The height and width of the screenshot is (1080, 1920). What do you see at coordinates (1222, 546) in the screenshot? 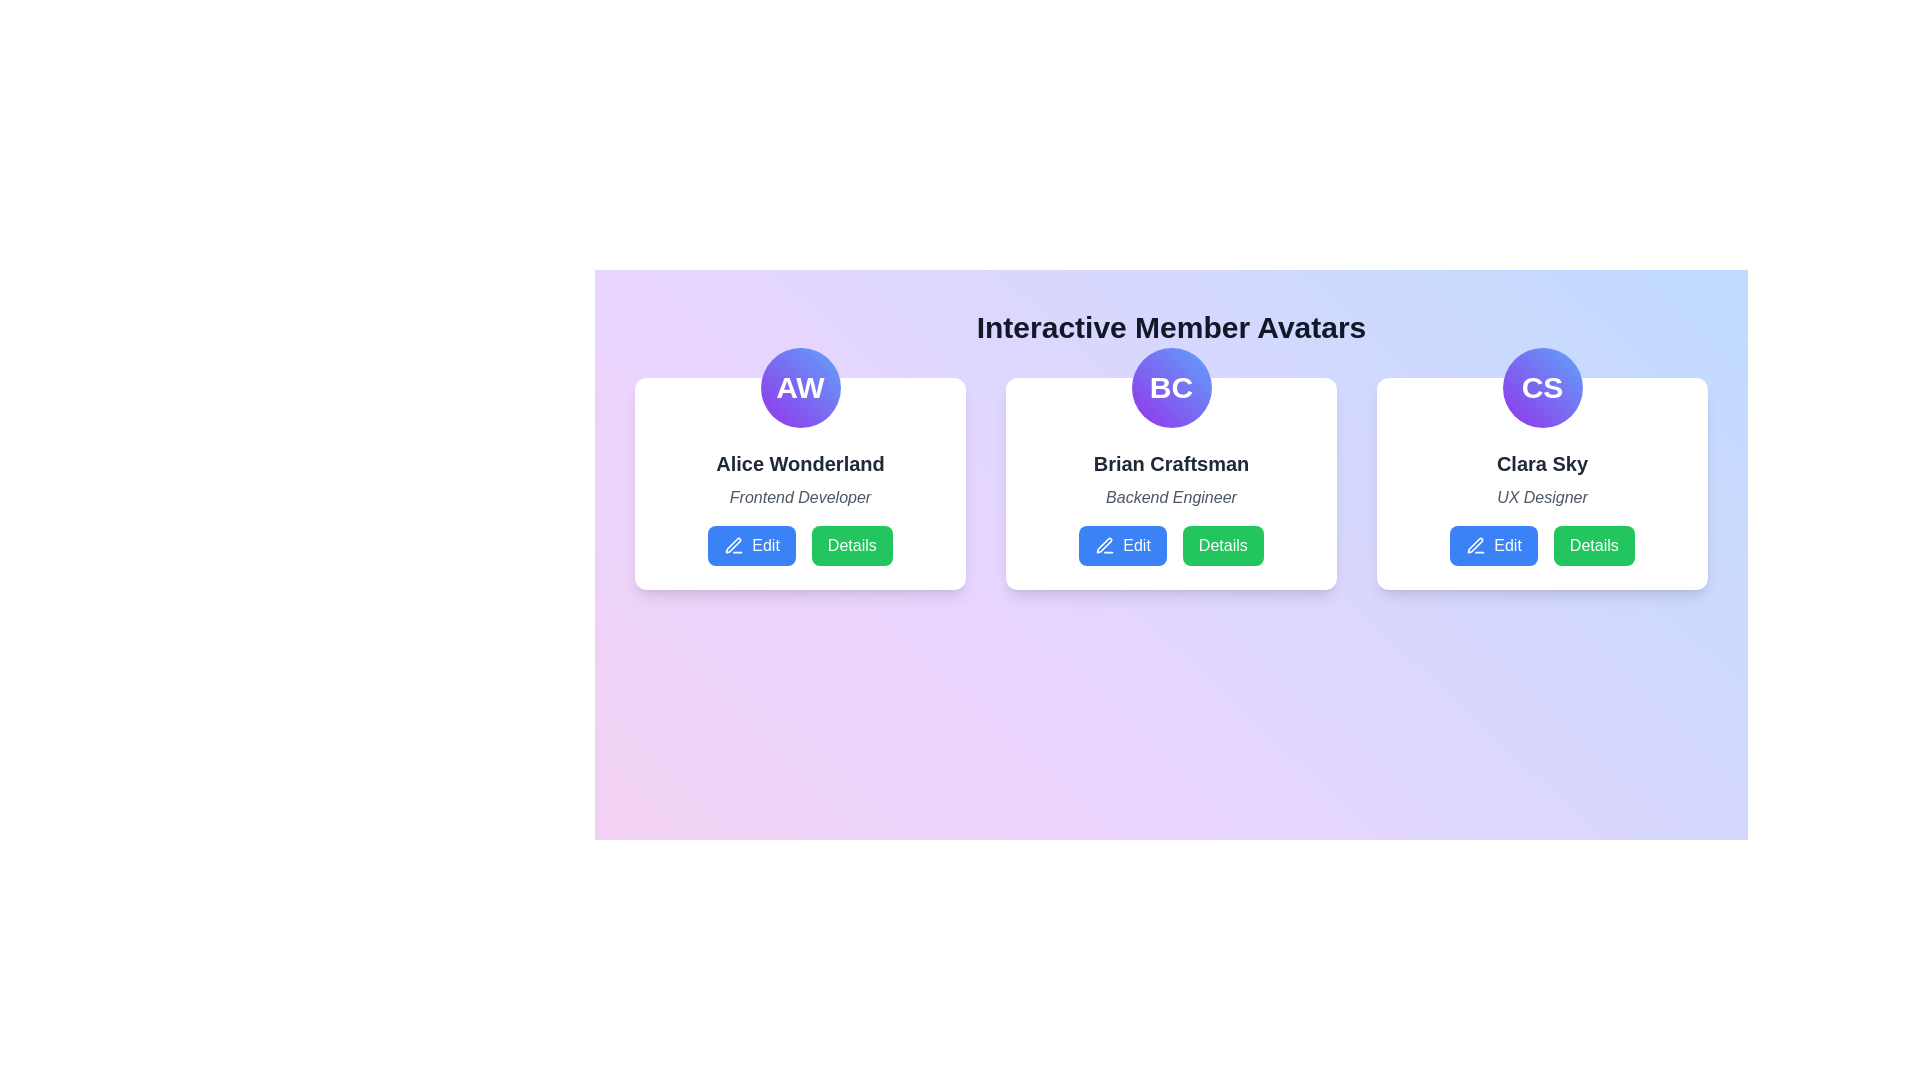
I see `the 'Details' button, which is the second button in the profile card, positioned to the right of the blue 'Edit' button, to observe its hover effects` at bounding box center [1222, 546].